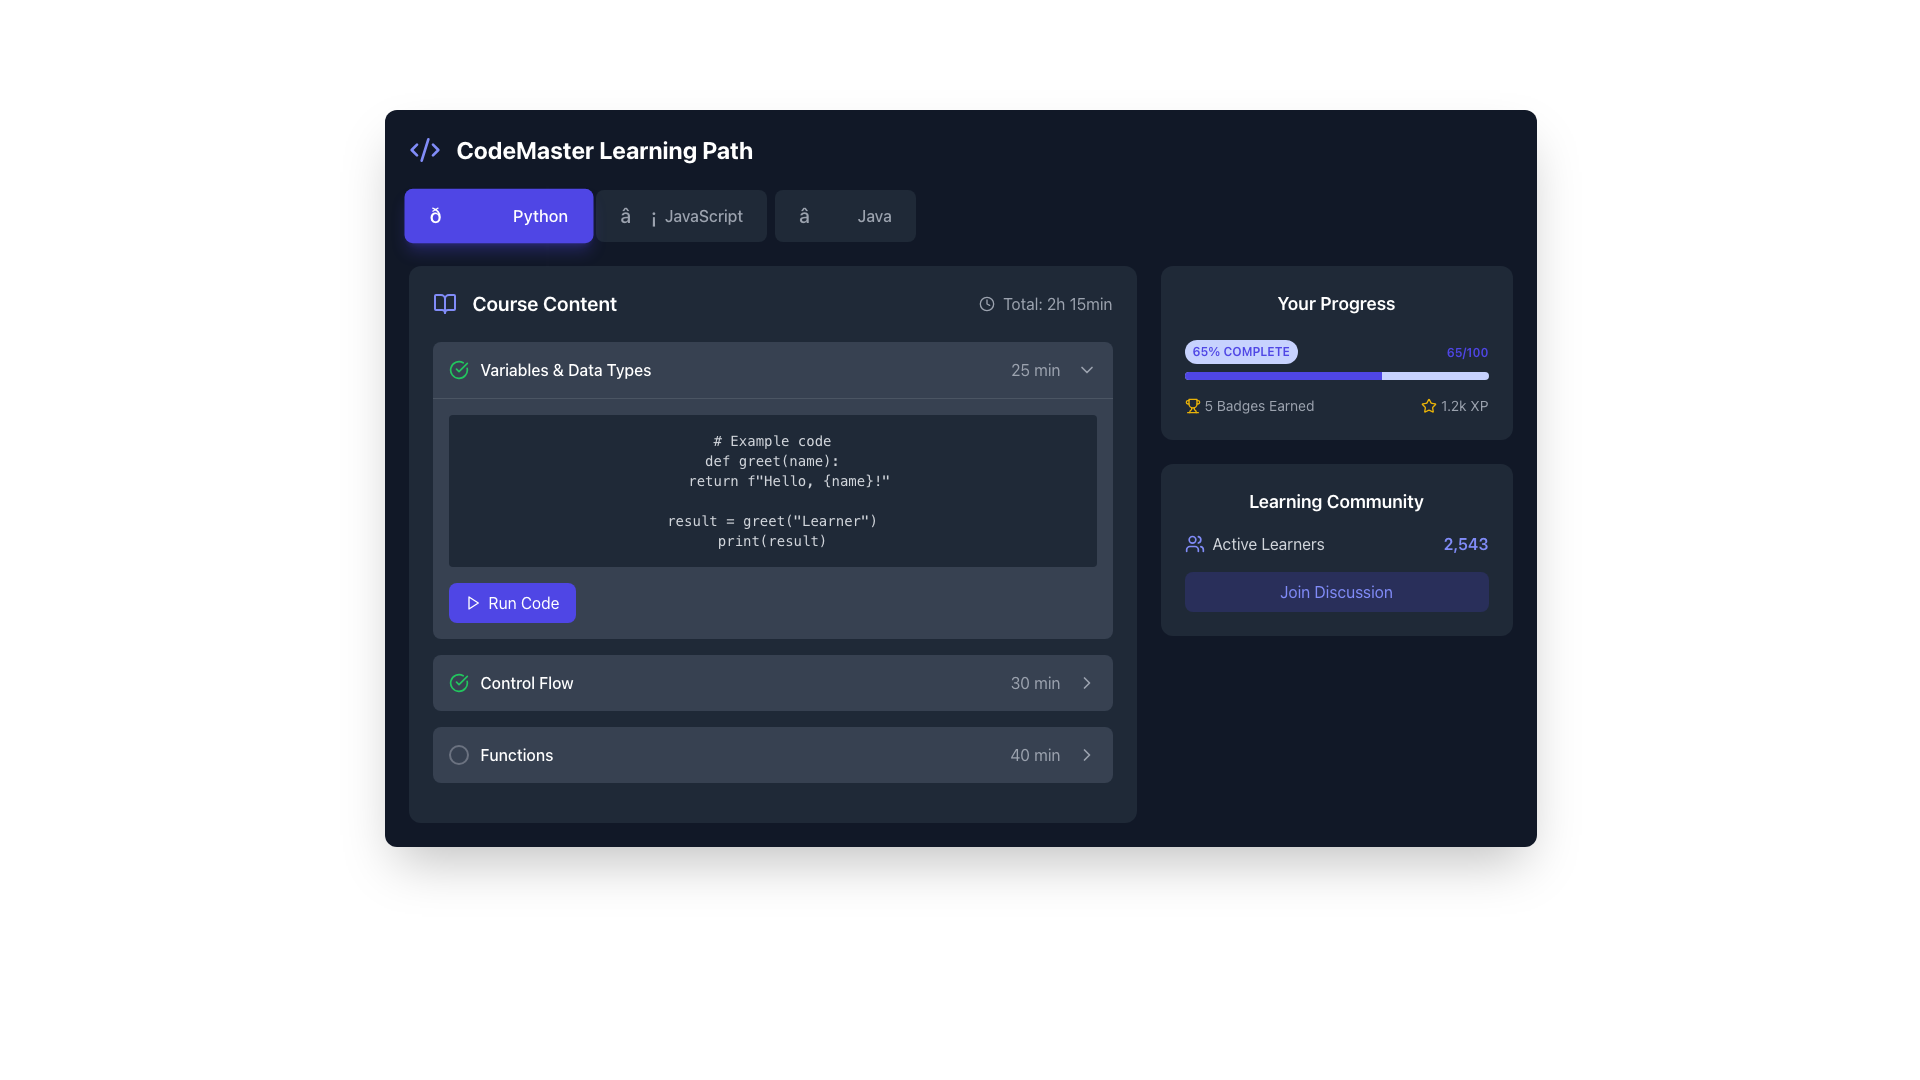  What do you see at coordinates (1467, 350) in the screenshot?
I see `the Text display element that shows the current score out of 100, located in the upper right section of the 'Your Progress' panel next to the progress bar labeled '65% Complete'` at bounding box center [1467, 350].